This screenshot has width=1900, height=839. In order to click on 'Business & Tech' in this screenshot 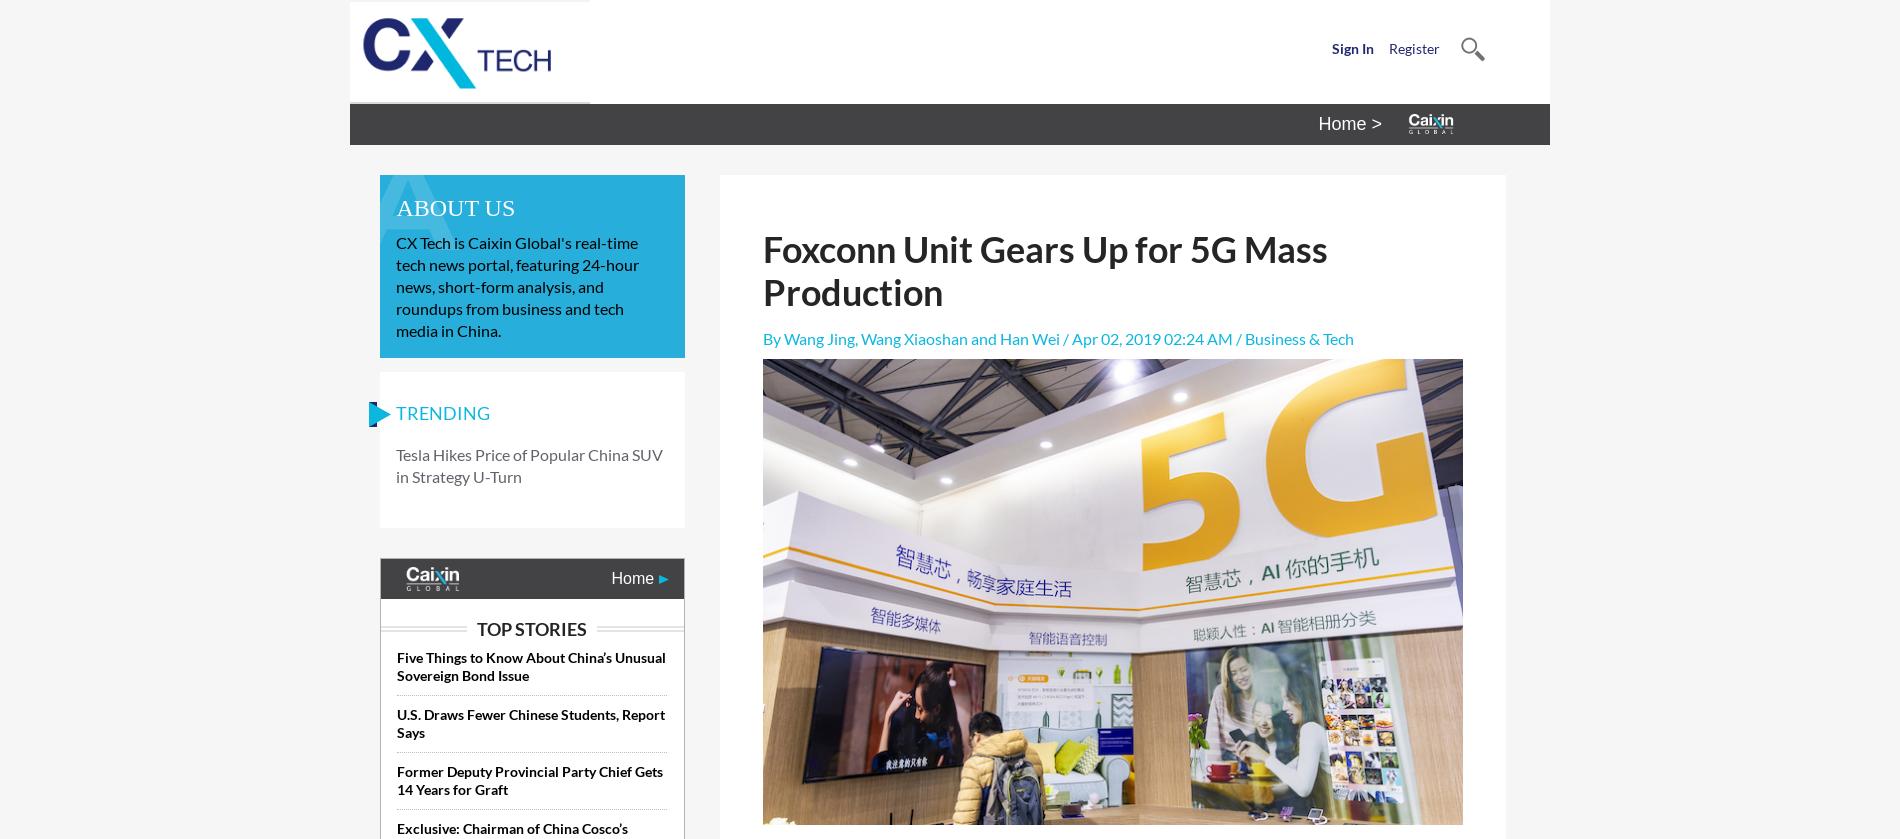, I will do `click(1297, 338)`.